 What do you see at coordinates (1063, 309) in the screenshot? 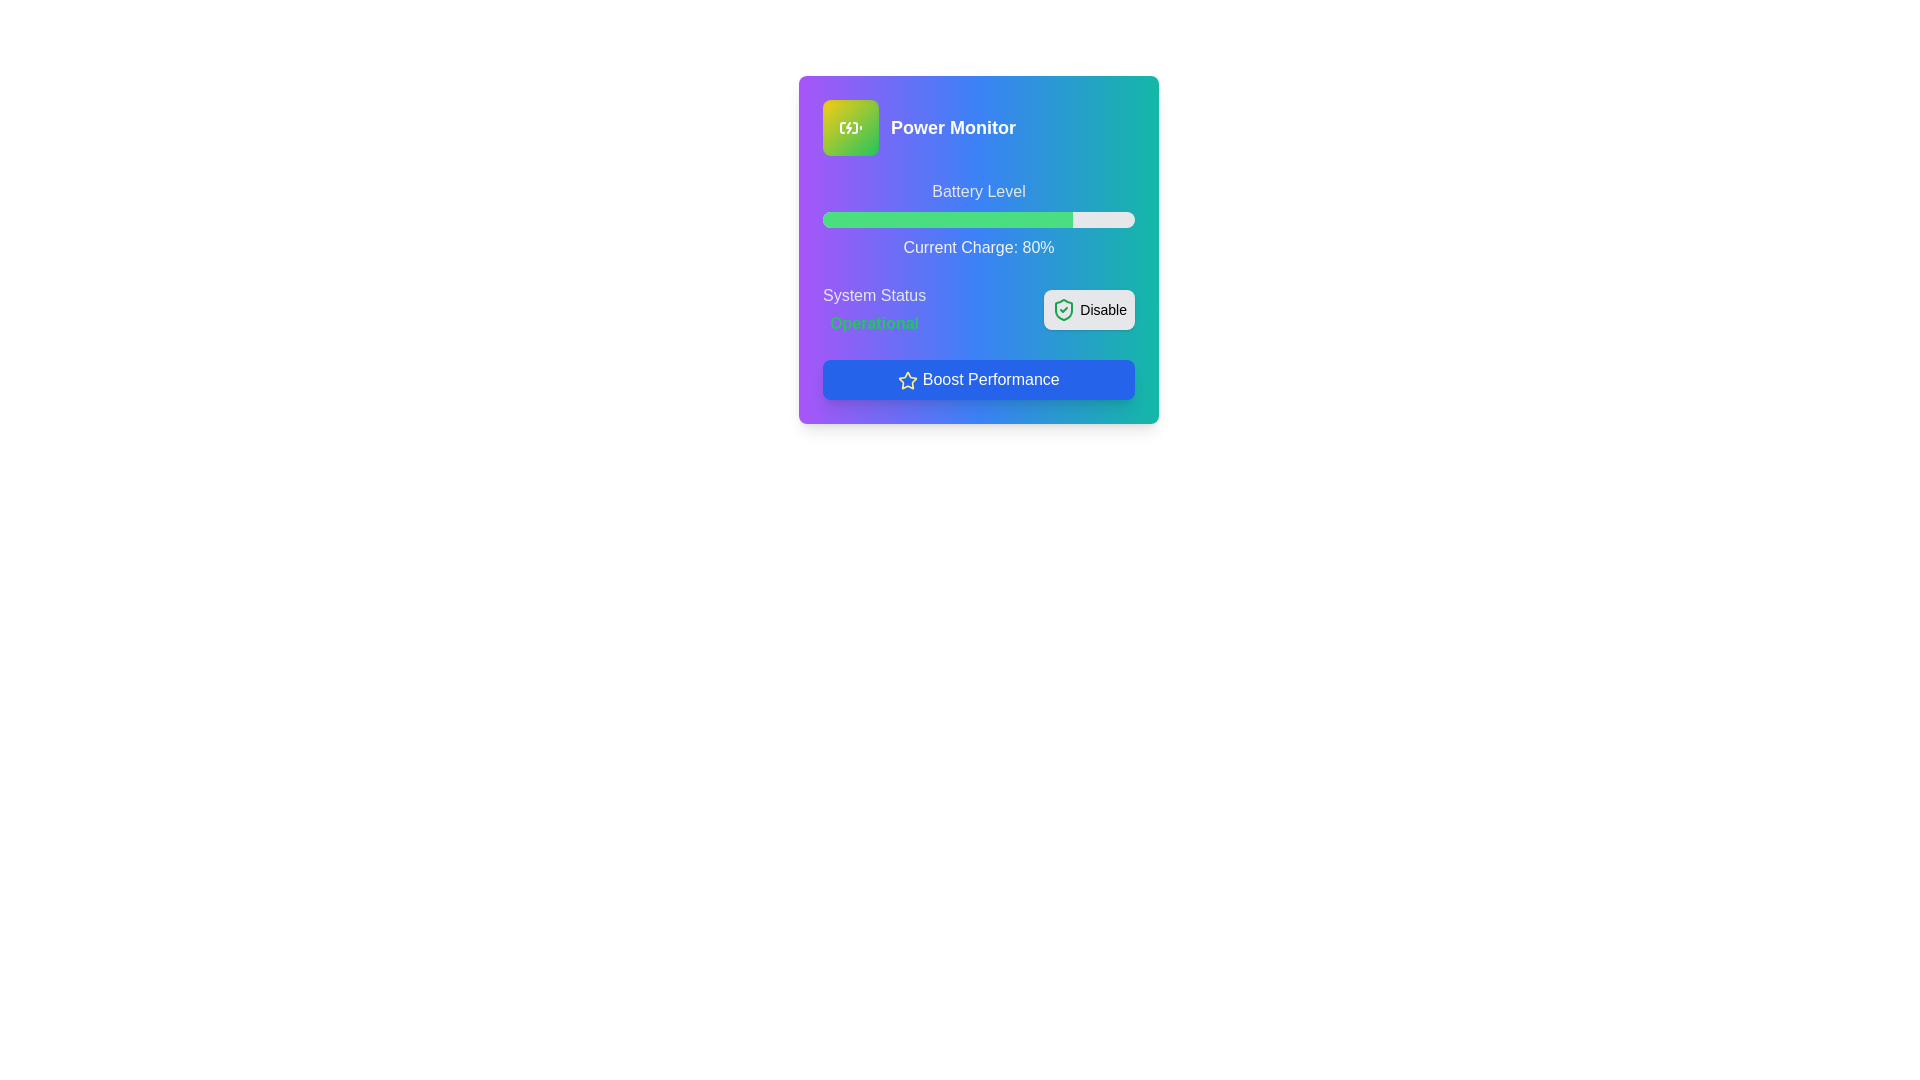
I see `the 'shield with a checkmark' icon located to the left of the 'Disable' button` at bounding box center [1063, 309].